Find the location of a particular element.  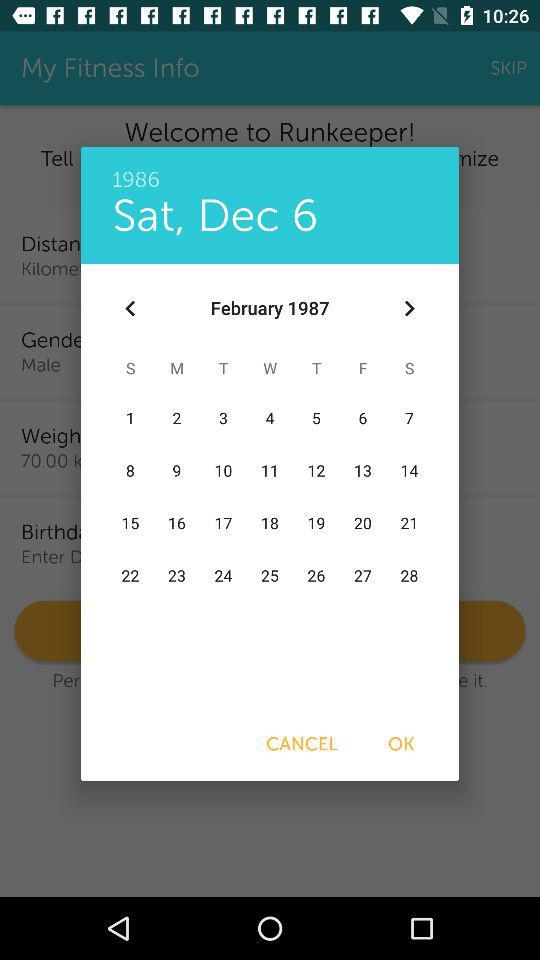

icon next to the ok icon is located at coordinates (301, 743).